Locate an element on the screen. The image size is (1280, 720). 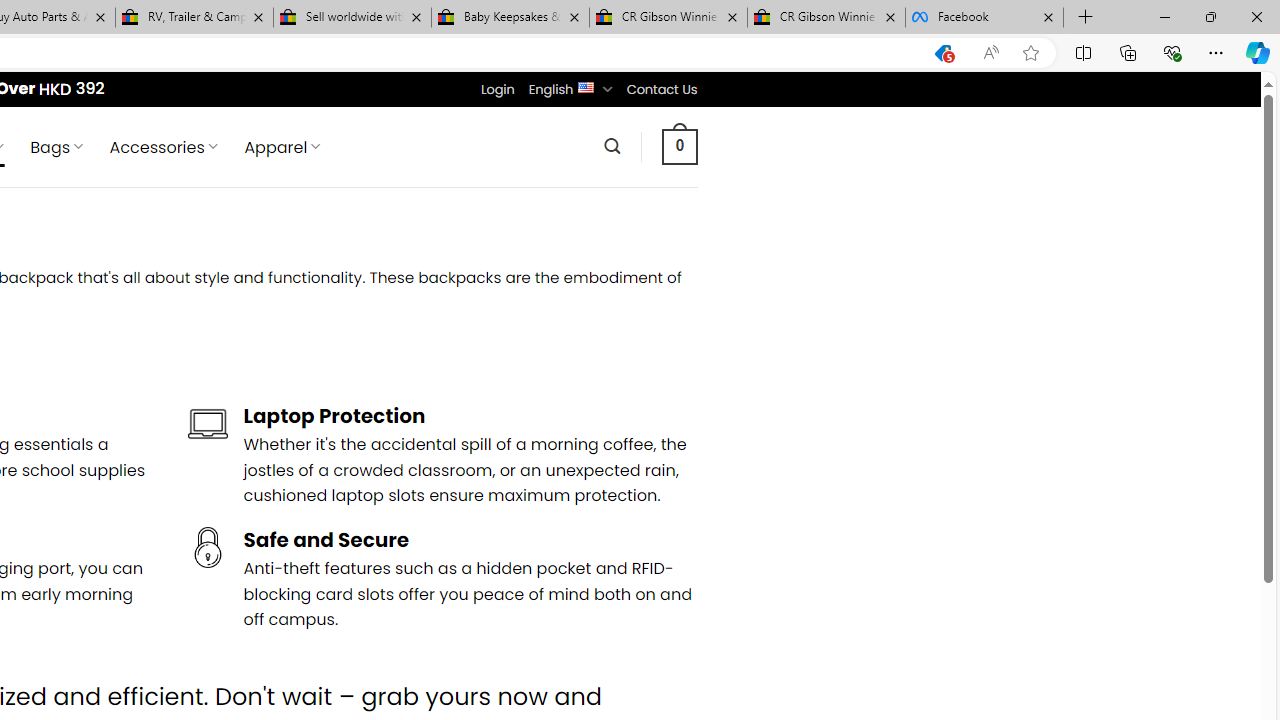
'  0  ' is located at coordinates (679, 145).